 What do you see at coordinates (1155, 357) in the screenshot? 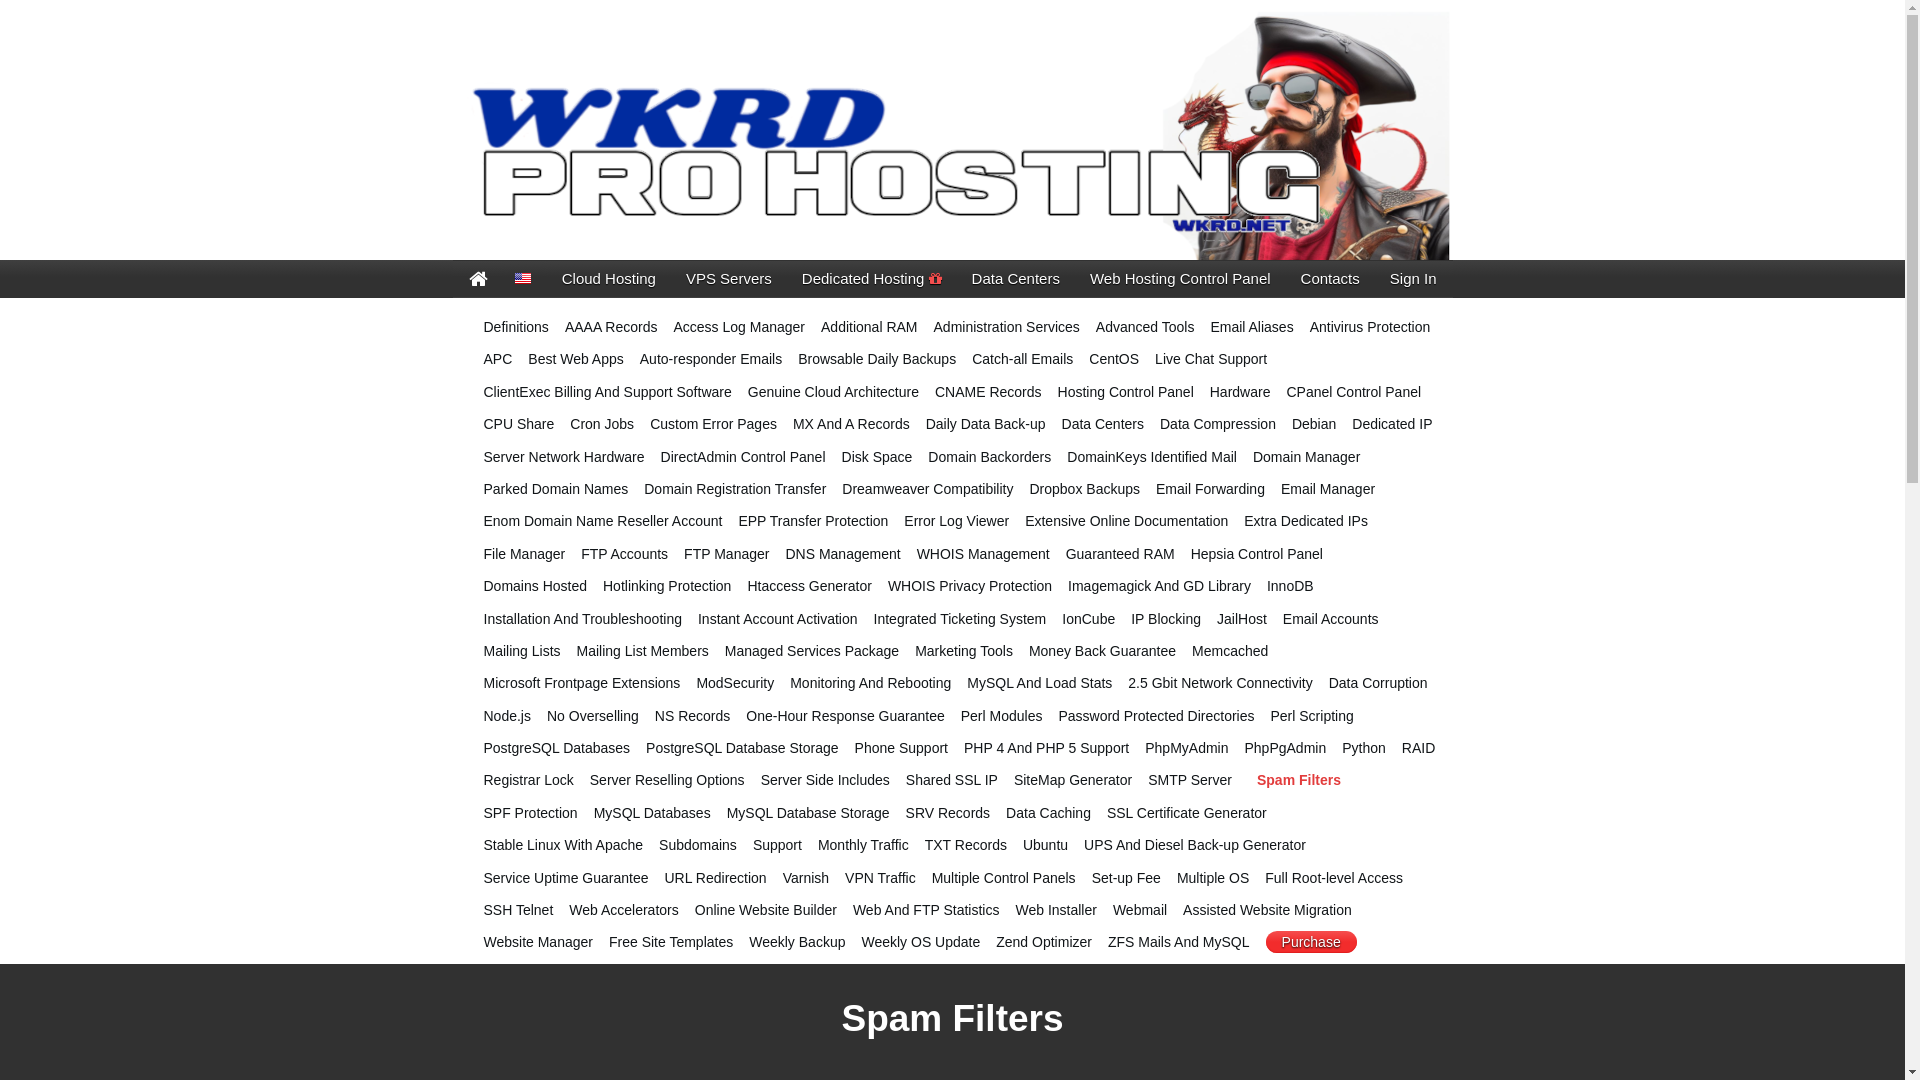
I see `'Live Chat Support'` at bounding box center [1155, 357].